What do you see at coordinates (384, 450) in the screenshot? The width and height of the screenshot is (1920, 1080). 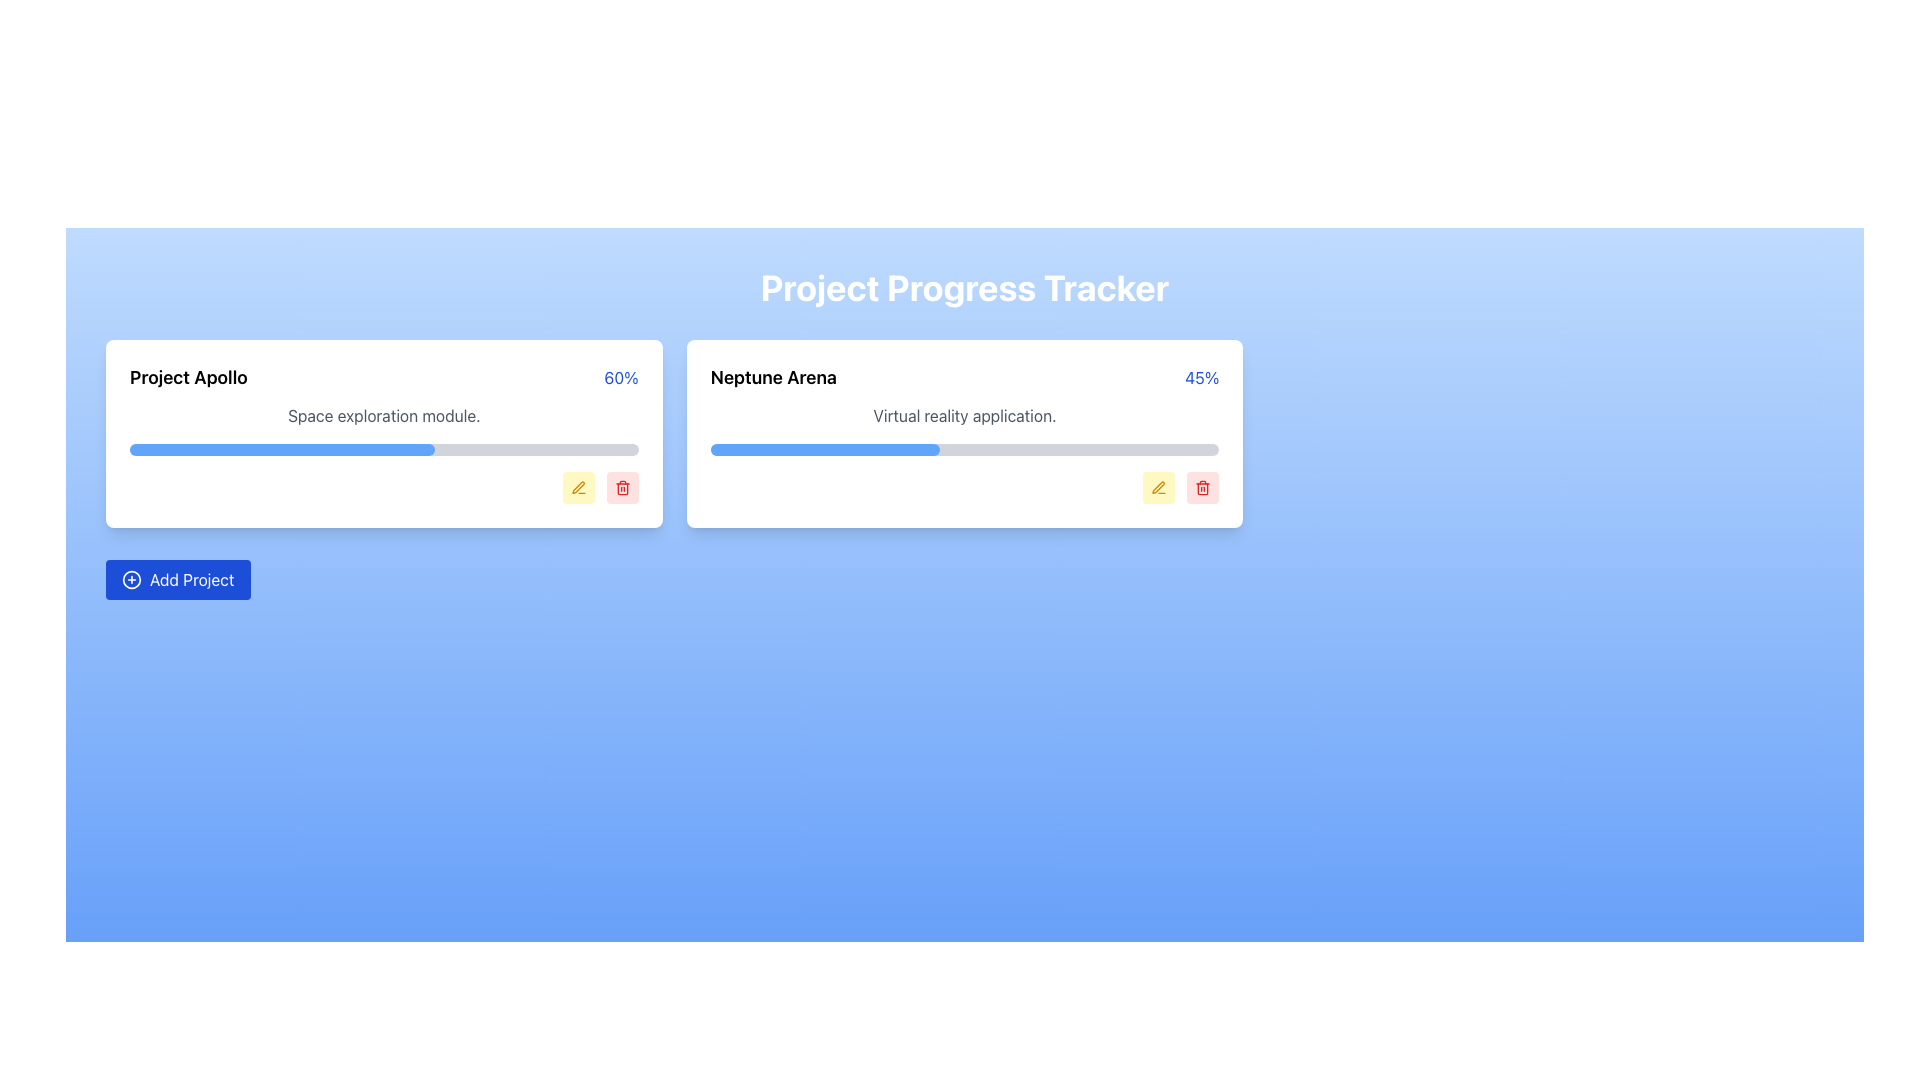 I see `the progress visually on the horizontal progress bar located within the 'Project Apollo' card, below the description text 'Space exploration module.'` at bounding box center [384, 450].